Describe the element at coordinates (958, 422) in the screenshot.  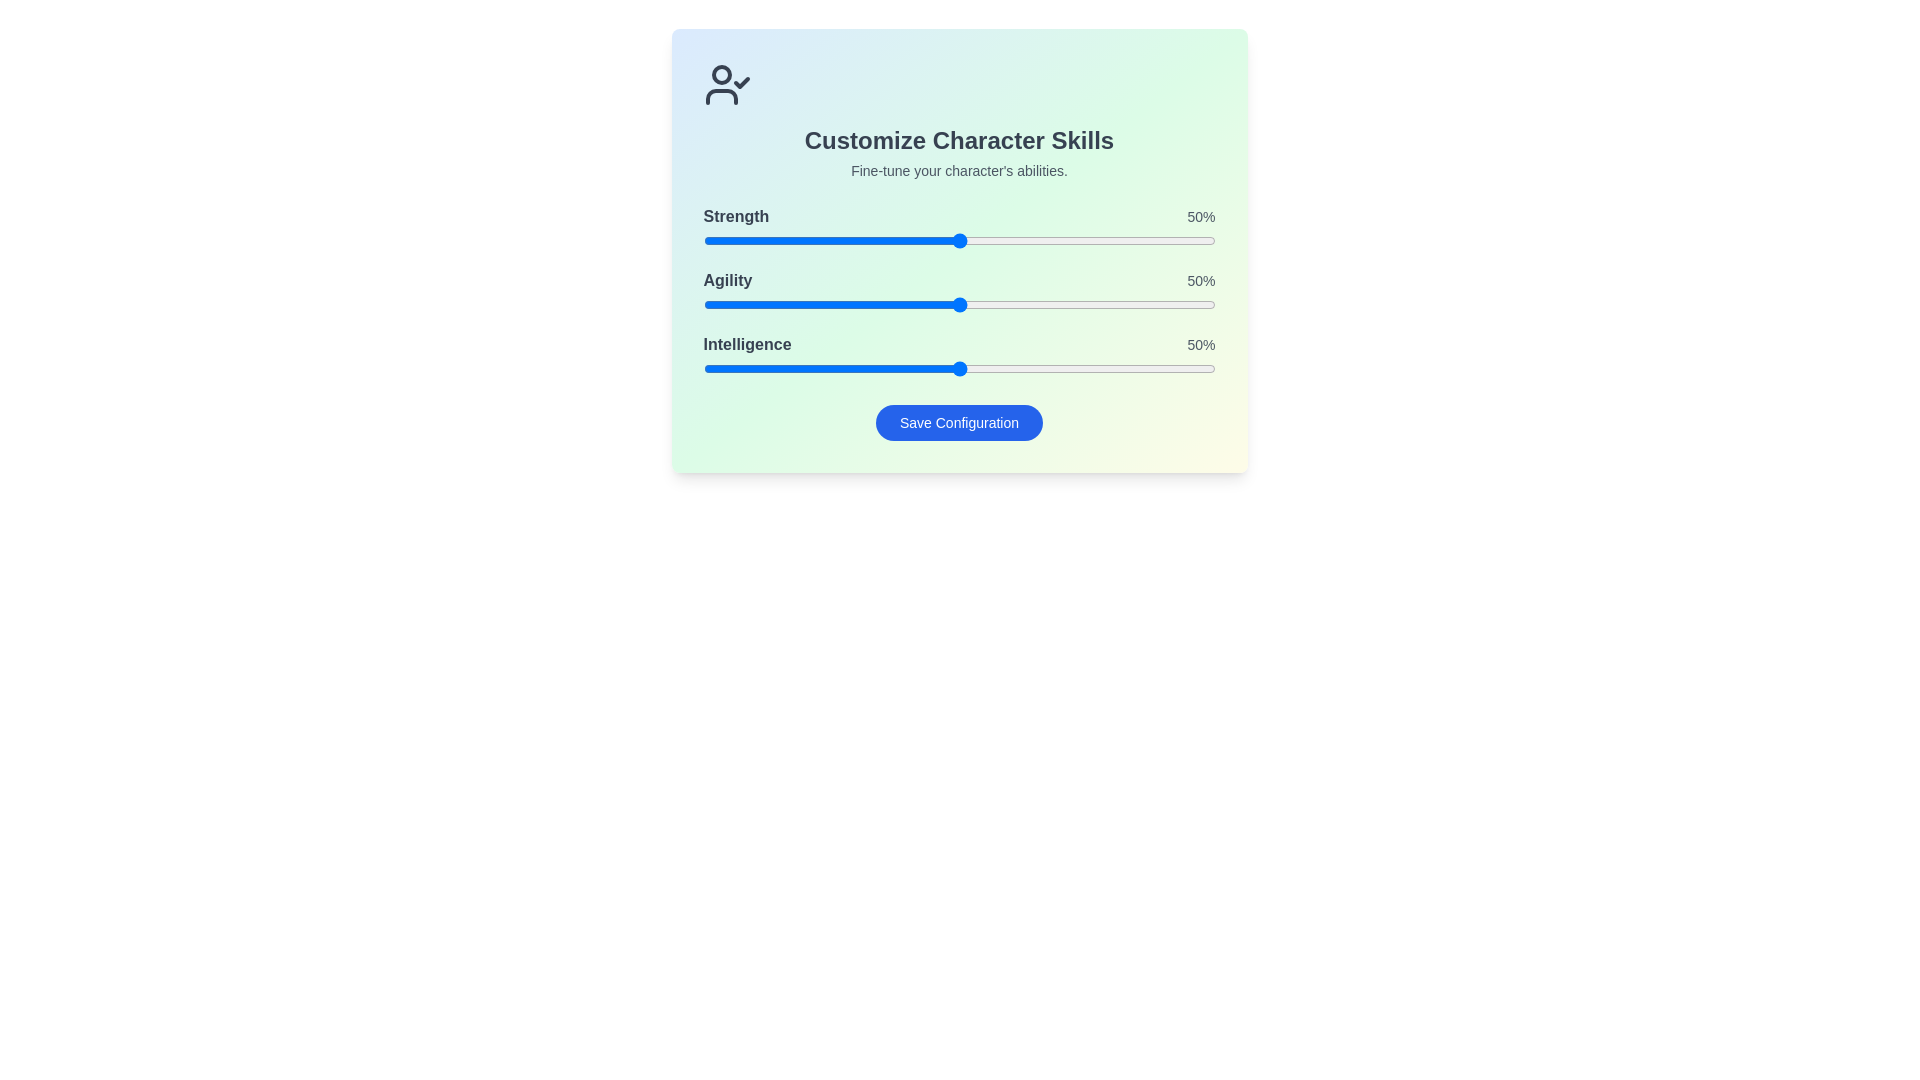
I see `'Save Configuration' button` at that location.